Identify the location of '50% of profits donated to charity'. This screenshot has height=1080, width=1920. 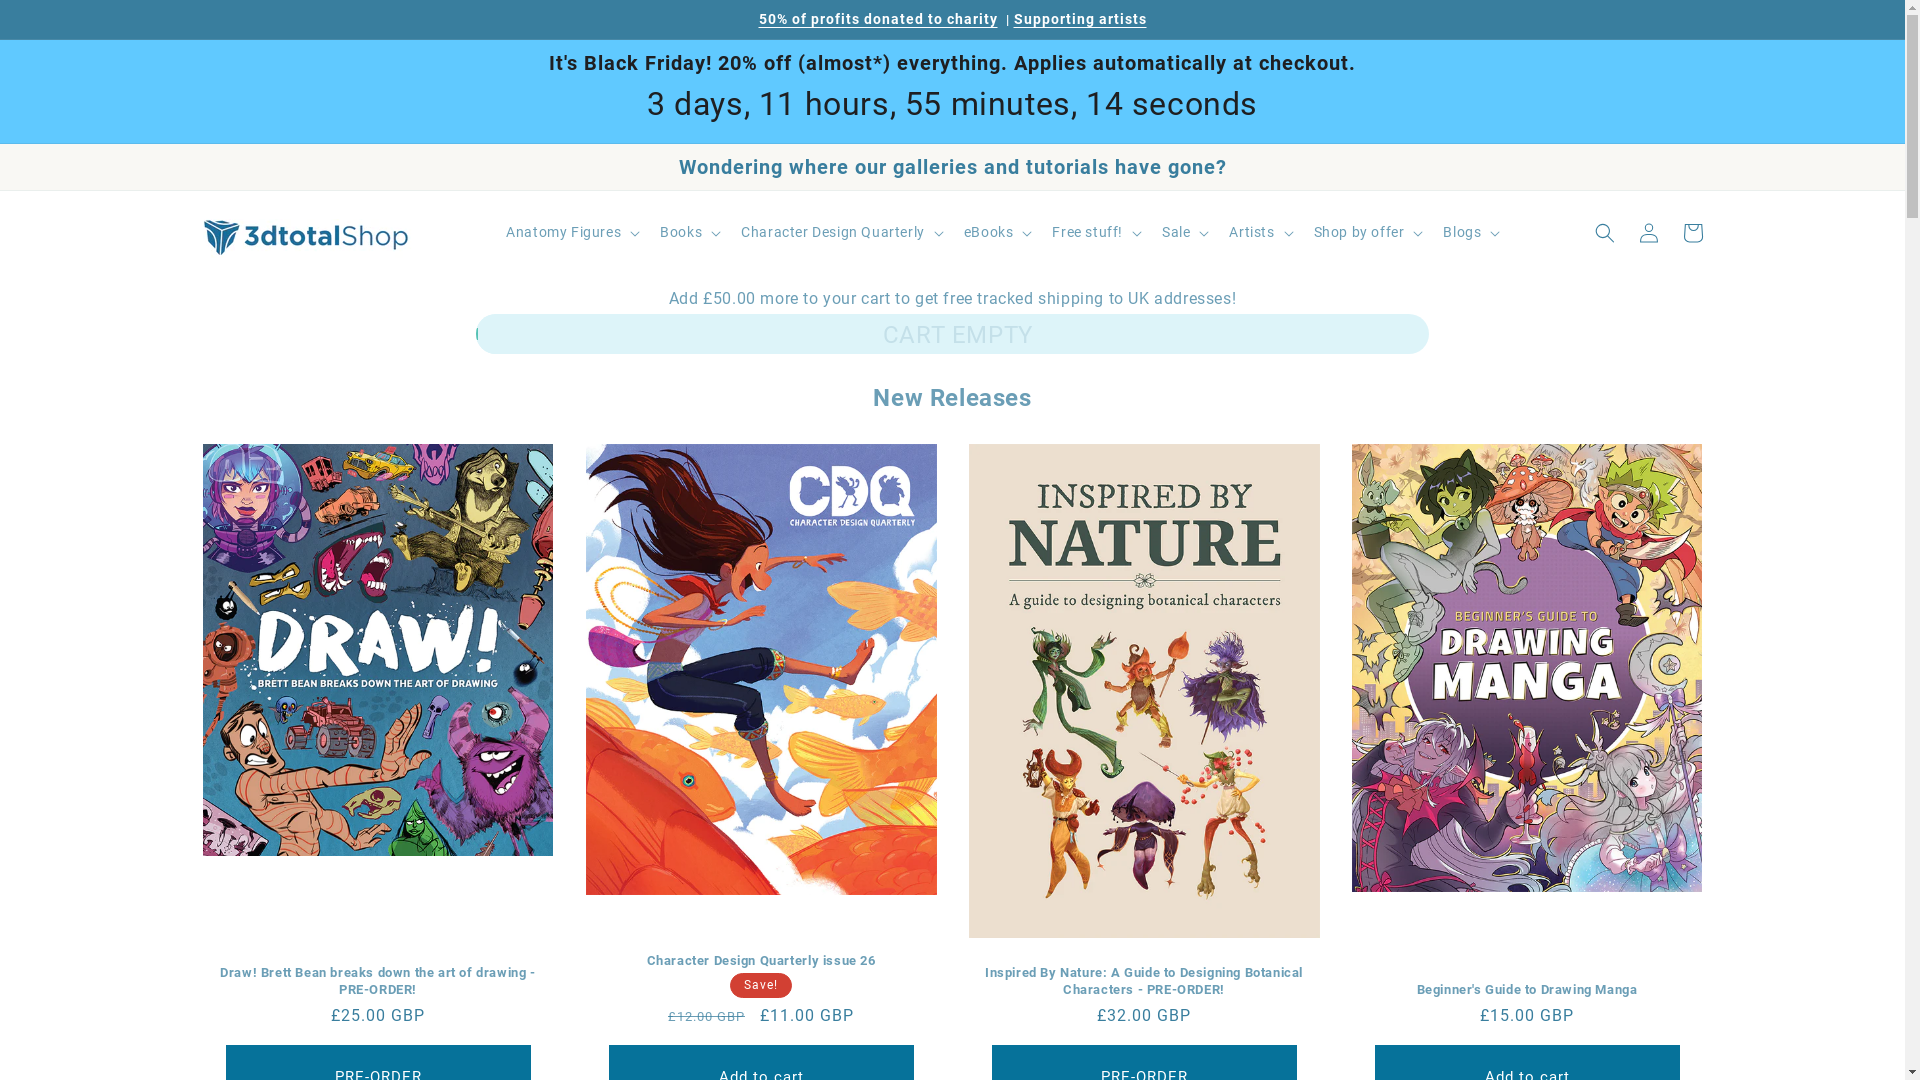
(877, 19).